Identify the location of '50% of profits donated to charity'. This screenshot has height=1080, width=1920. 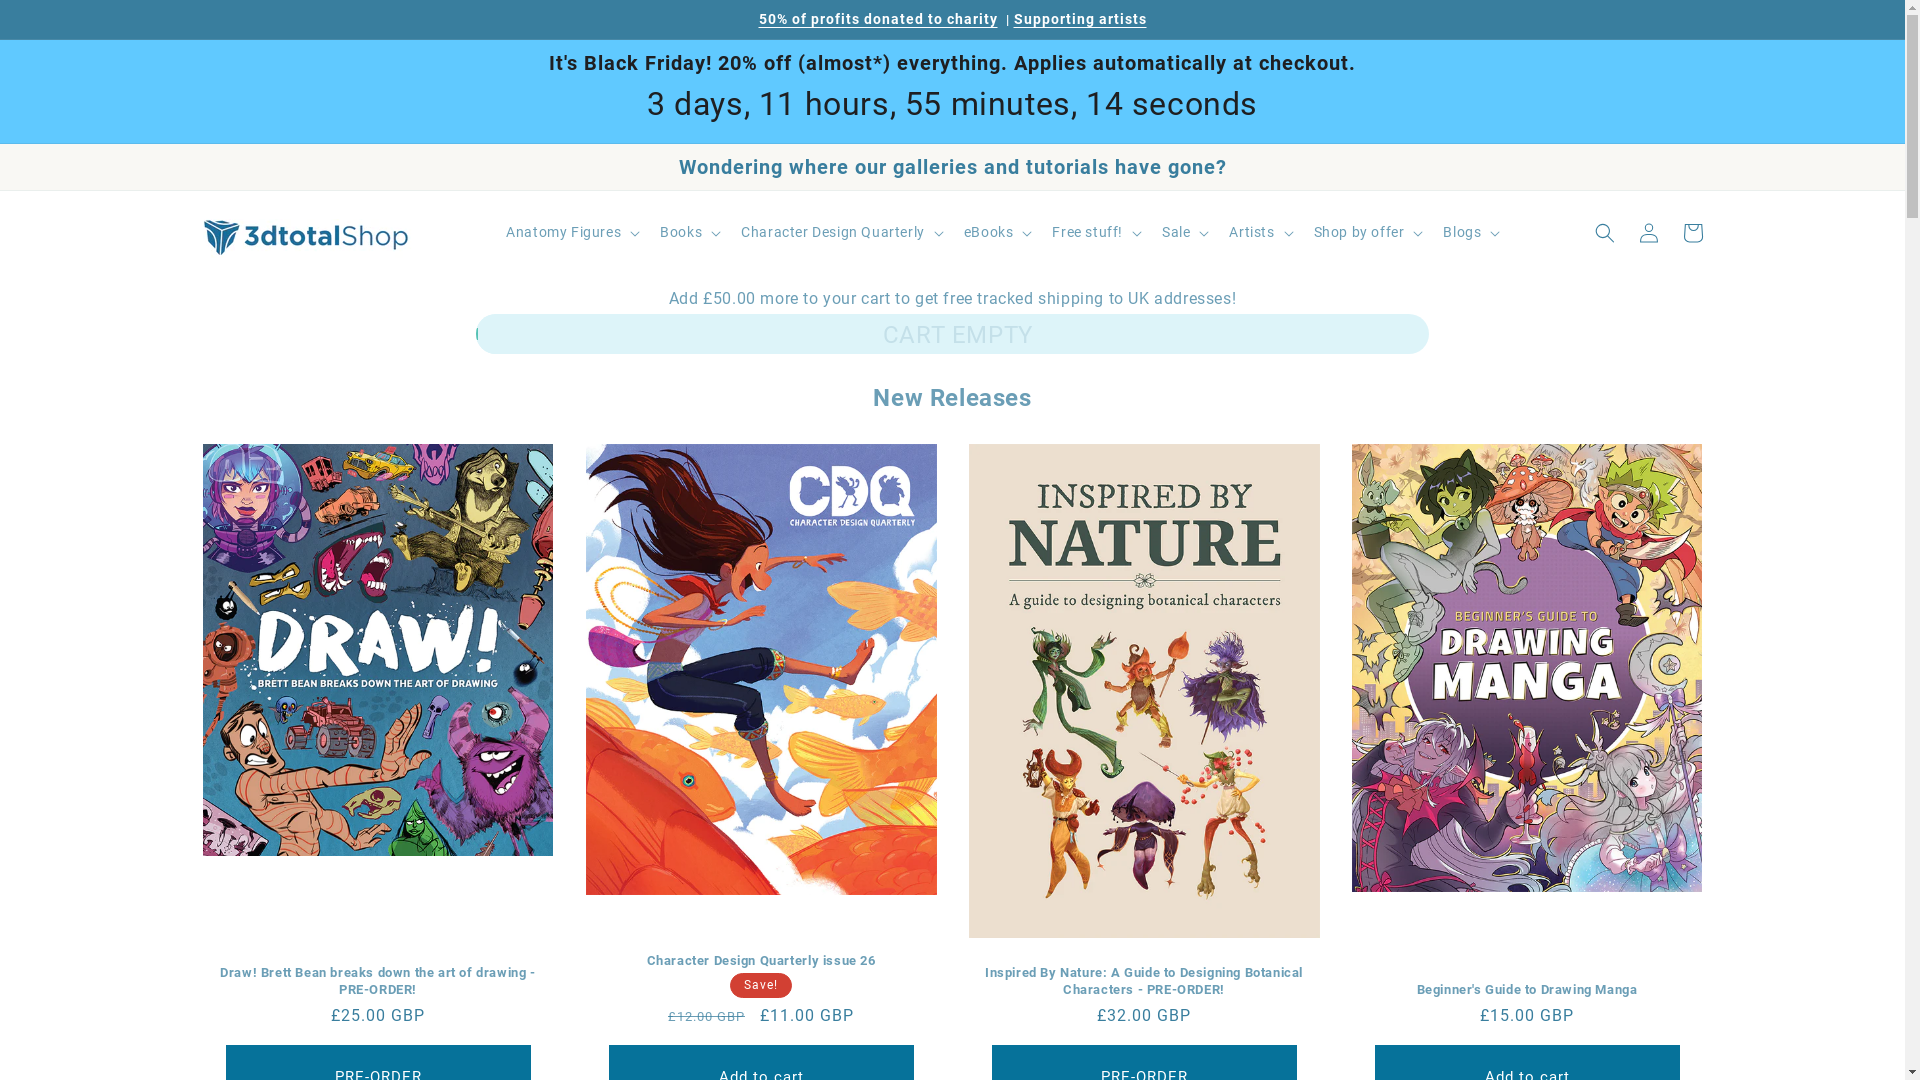
(877, 19).